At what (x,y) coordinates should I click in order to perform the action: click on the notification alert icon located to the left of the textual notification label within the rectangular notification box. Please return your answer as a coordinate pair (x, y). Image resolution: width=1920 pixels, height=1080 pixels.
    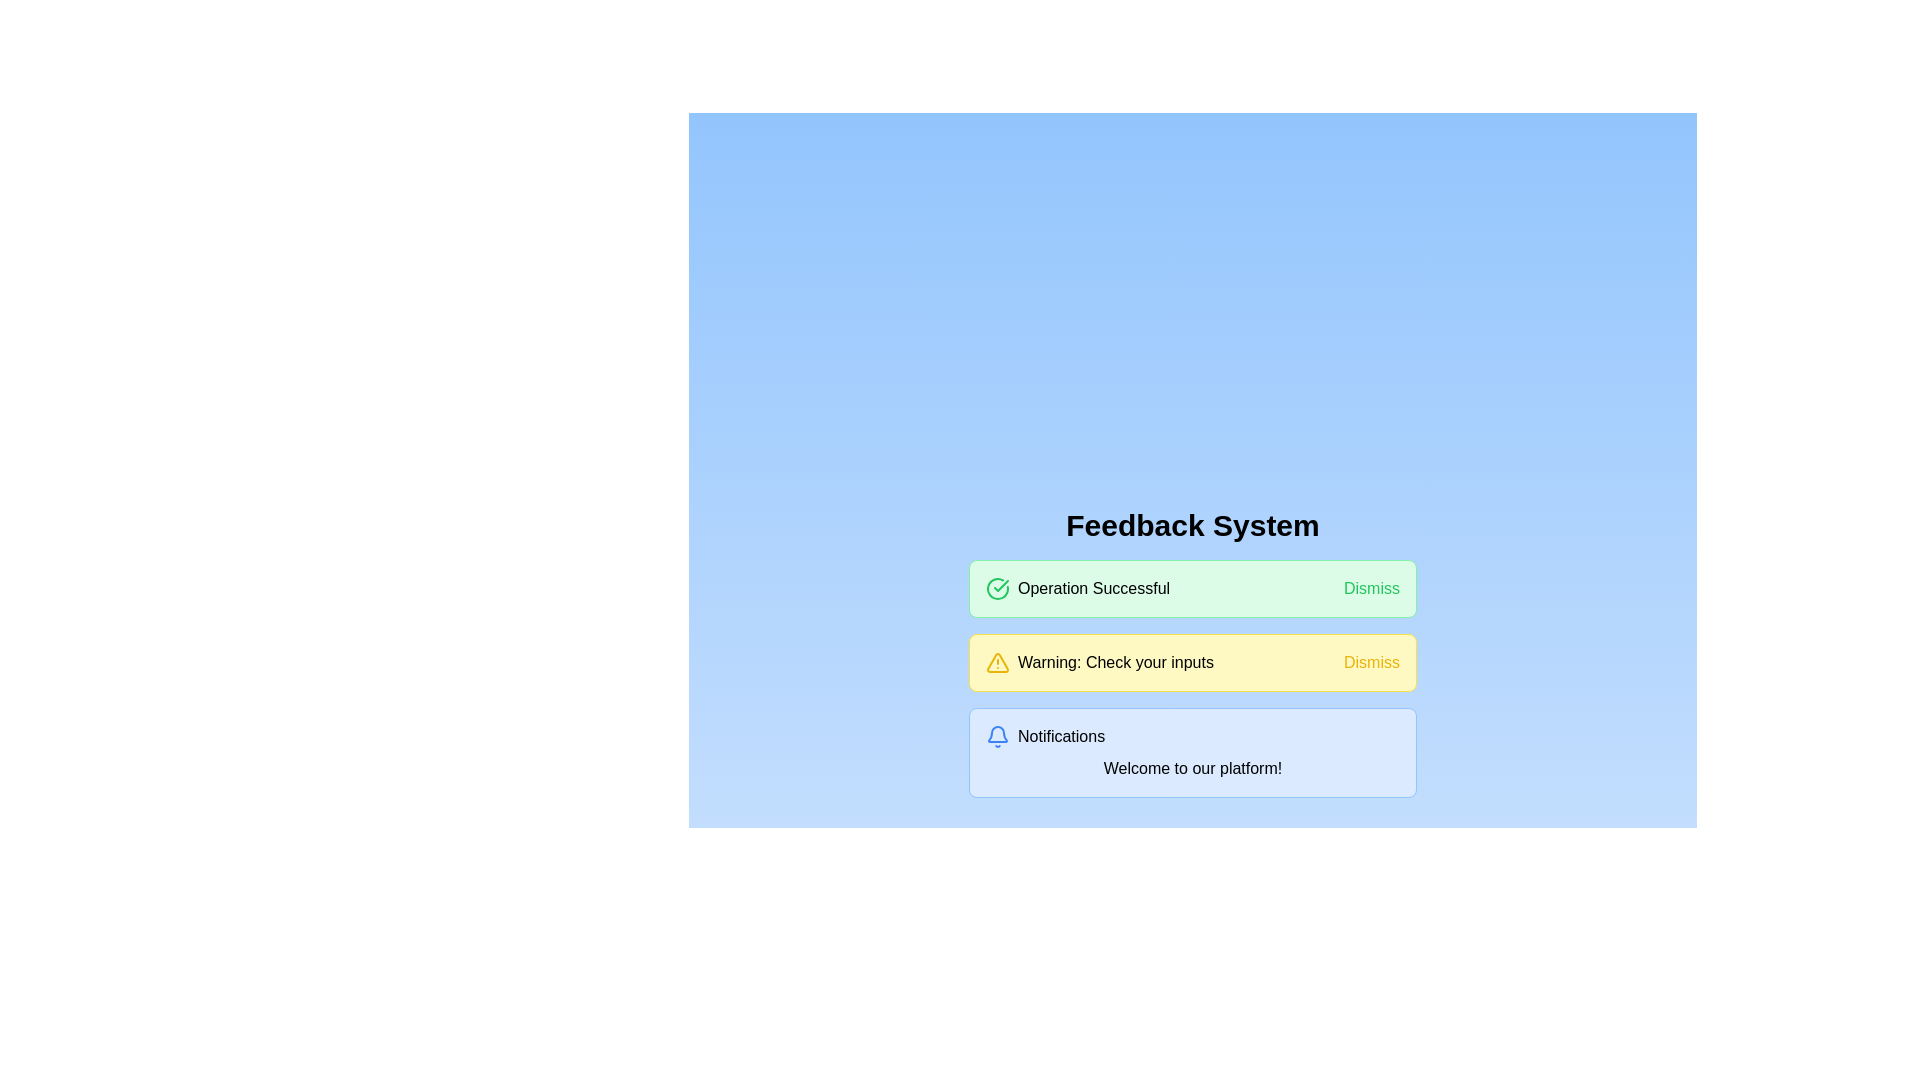
    Looking at the image, I should click on (998, 734).